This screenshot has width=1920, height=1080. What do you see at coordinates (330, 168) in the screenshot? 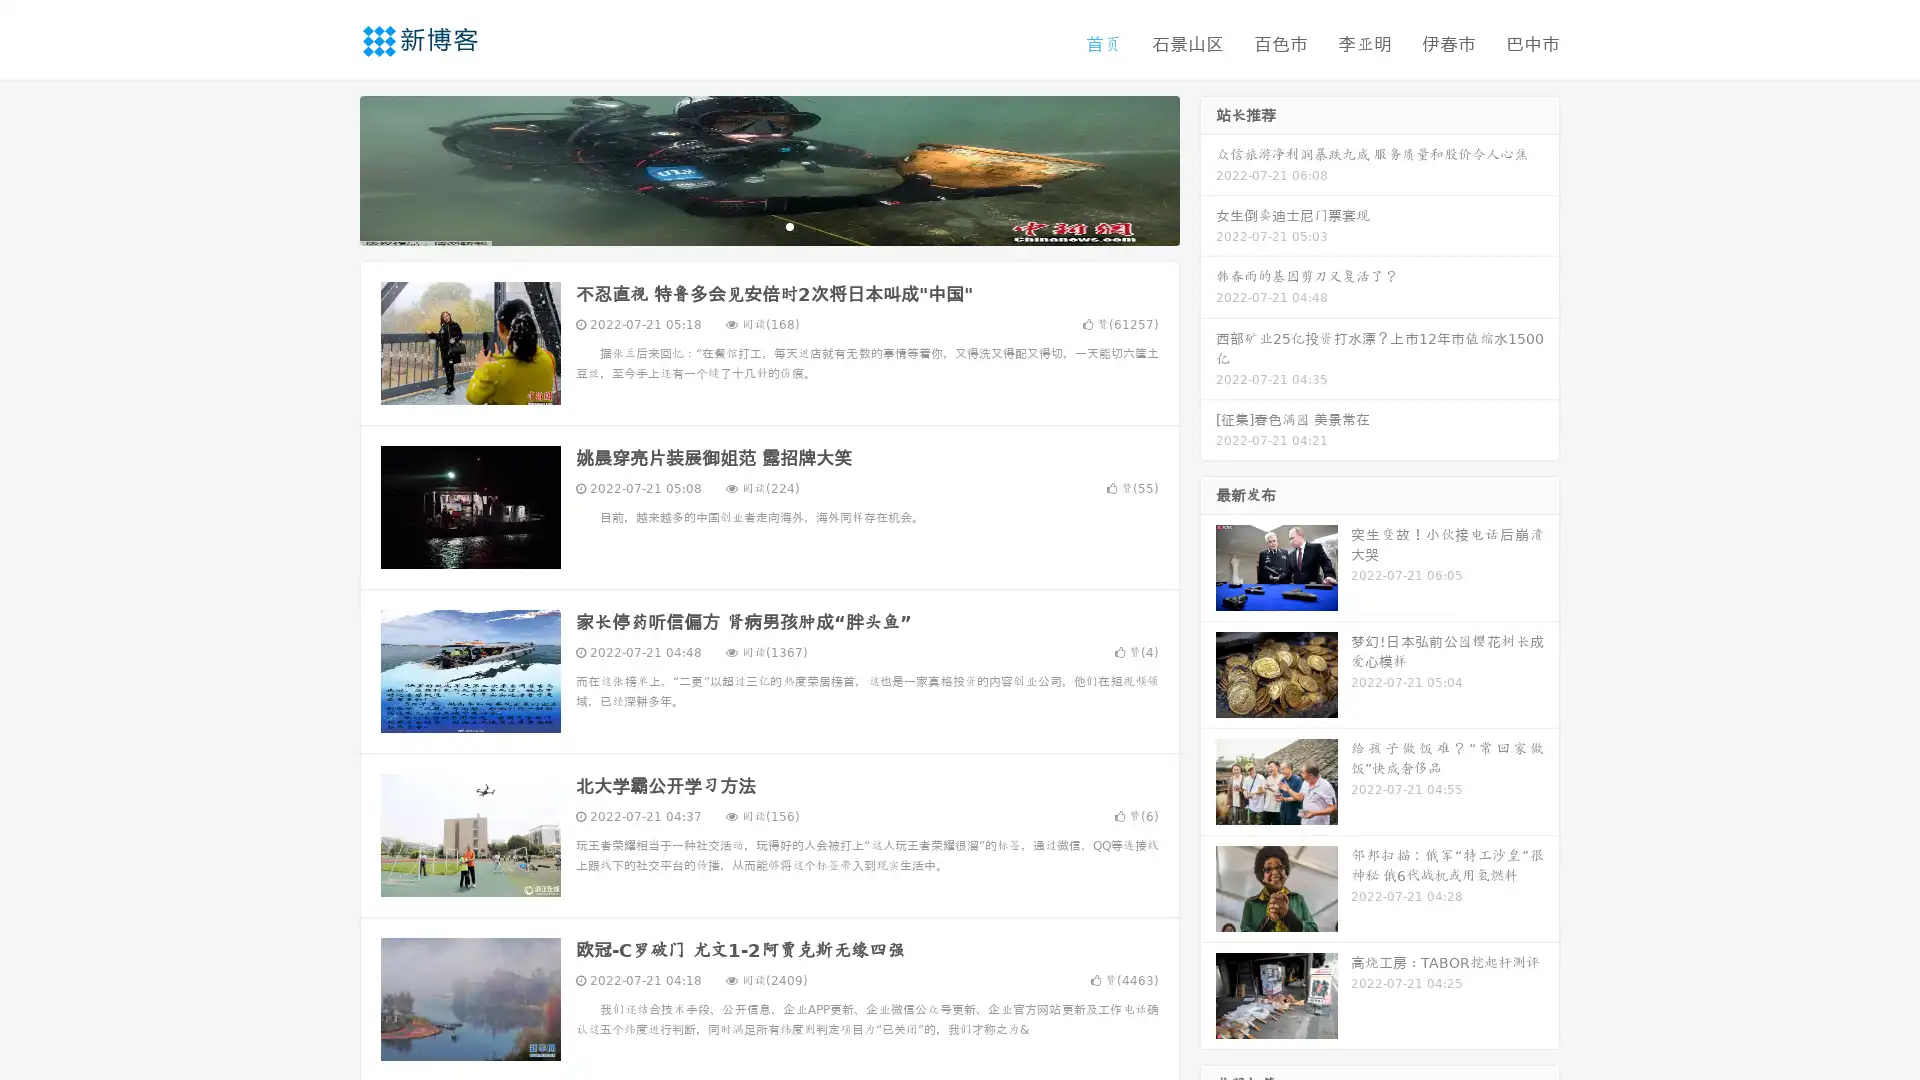
I see `Previous slide` at bounding box center [330, 168].